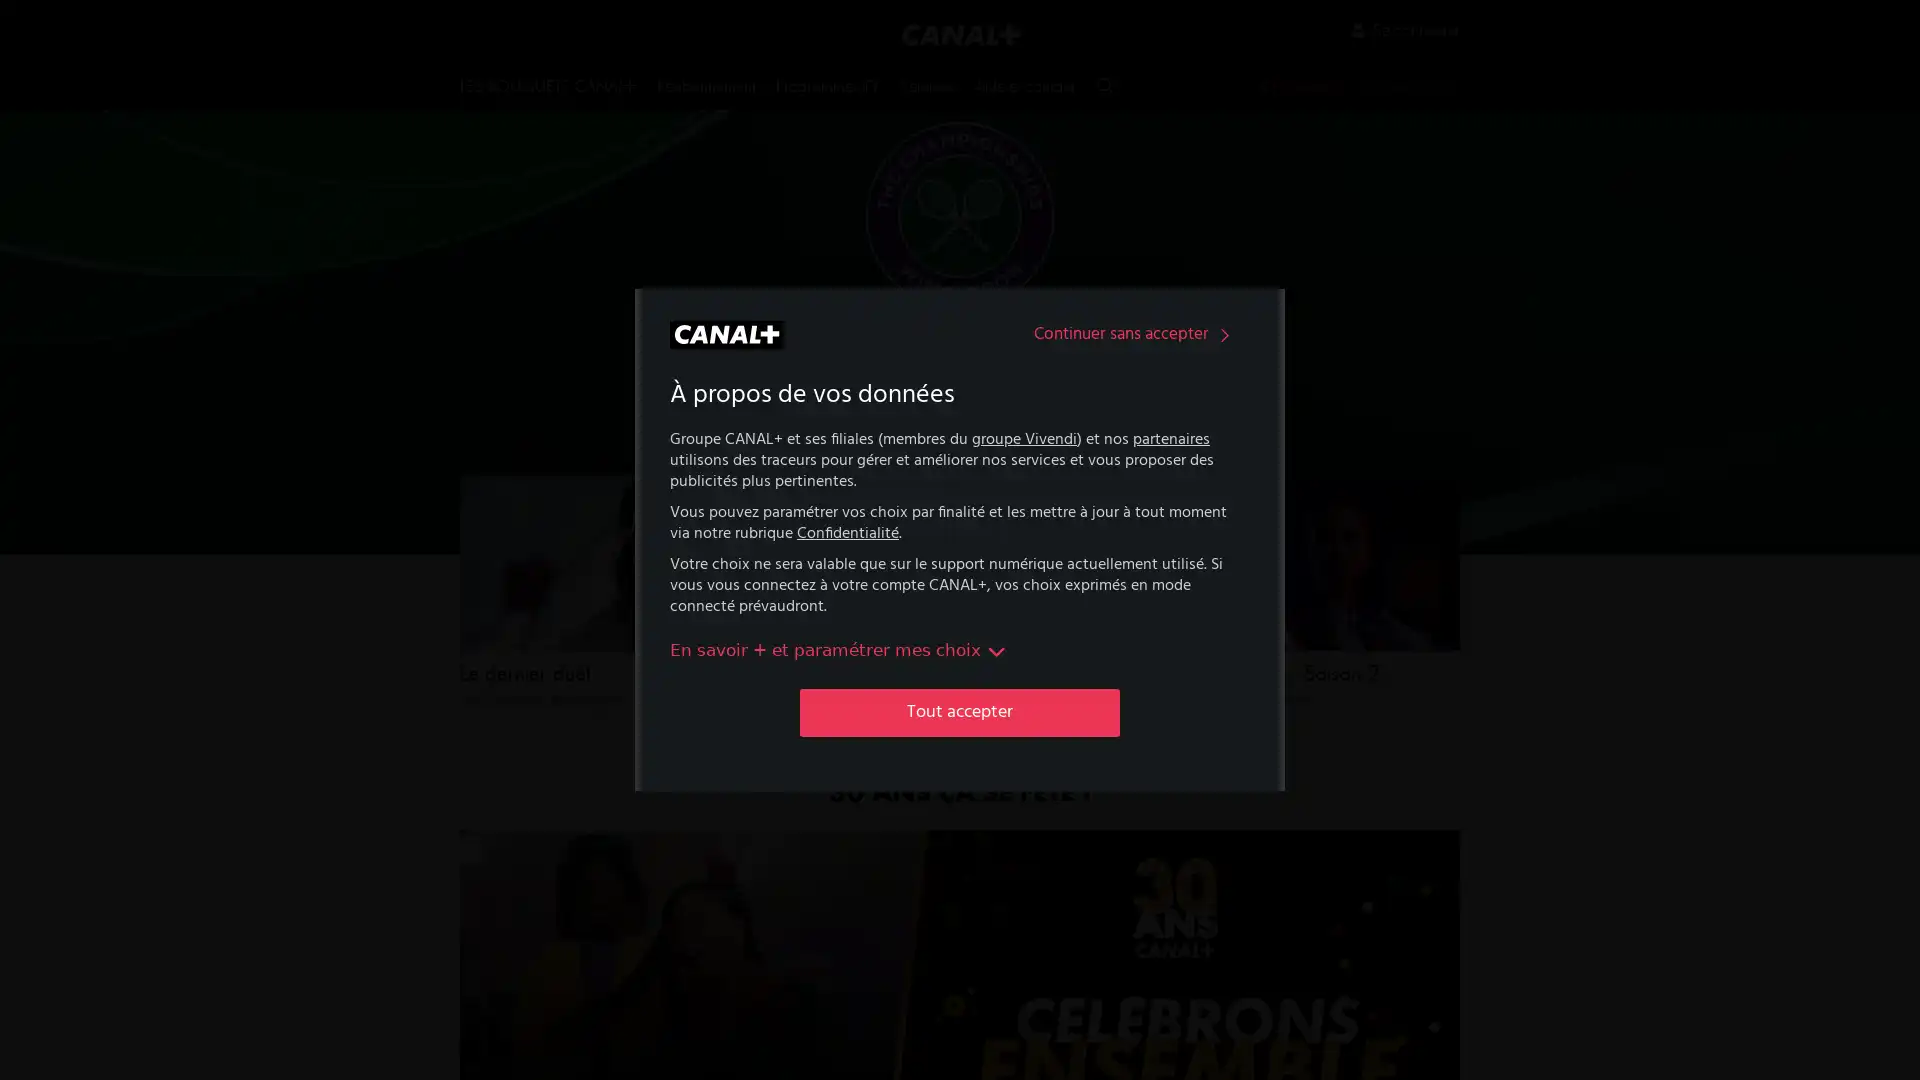 The image size is (1920, 1080). I want to click on Tchad, so click(1150, 685).